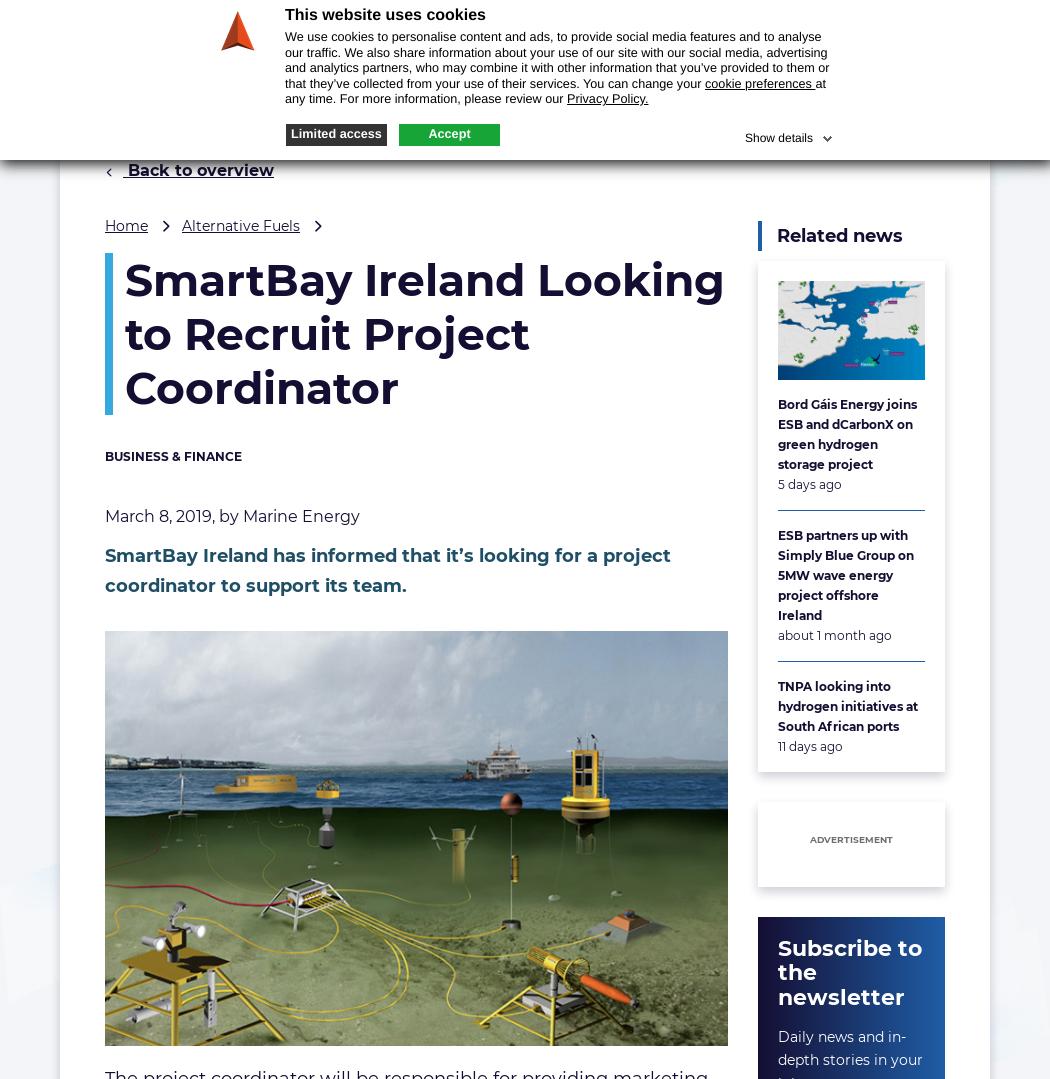 The image size is (1050, 1079). I want to click on 'SmartBay Ireland Looking to Recruit Project Coordinator', so click(424, 333).